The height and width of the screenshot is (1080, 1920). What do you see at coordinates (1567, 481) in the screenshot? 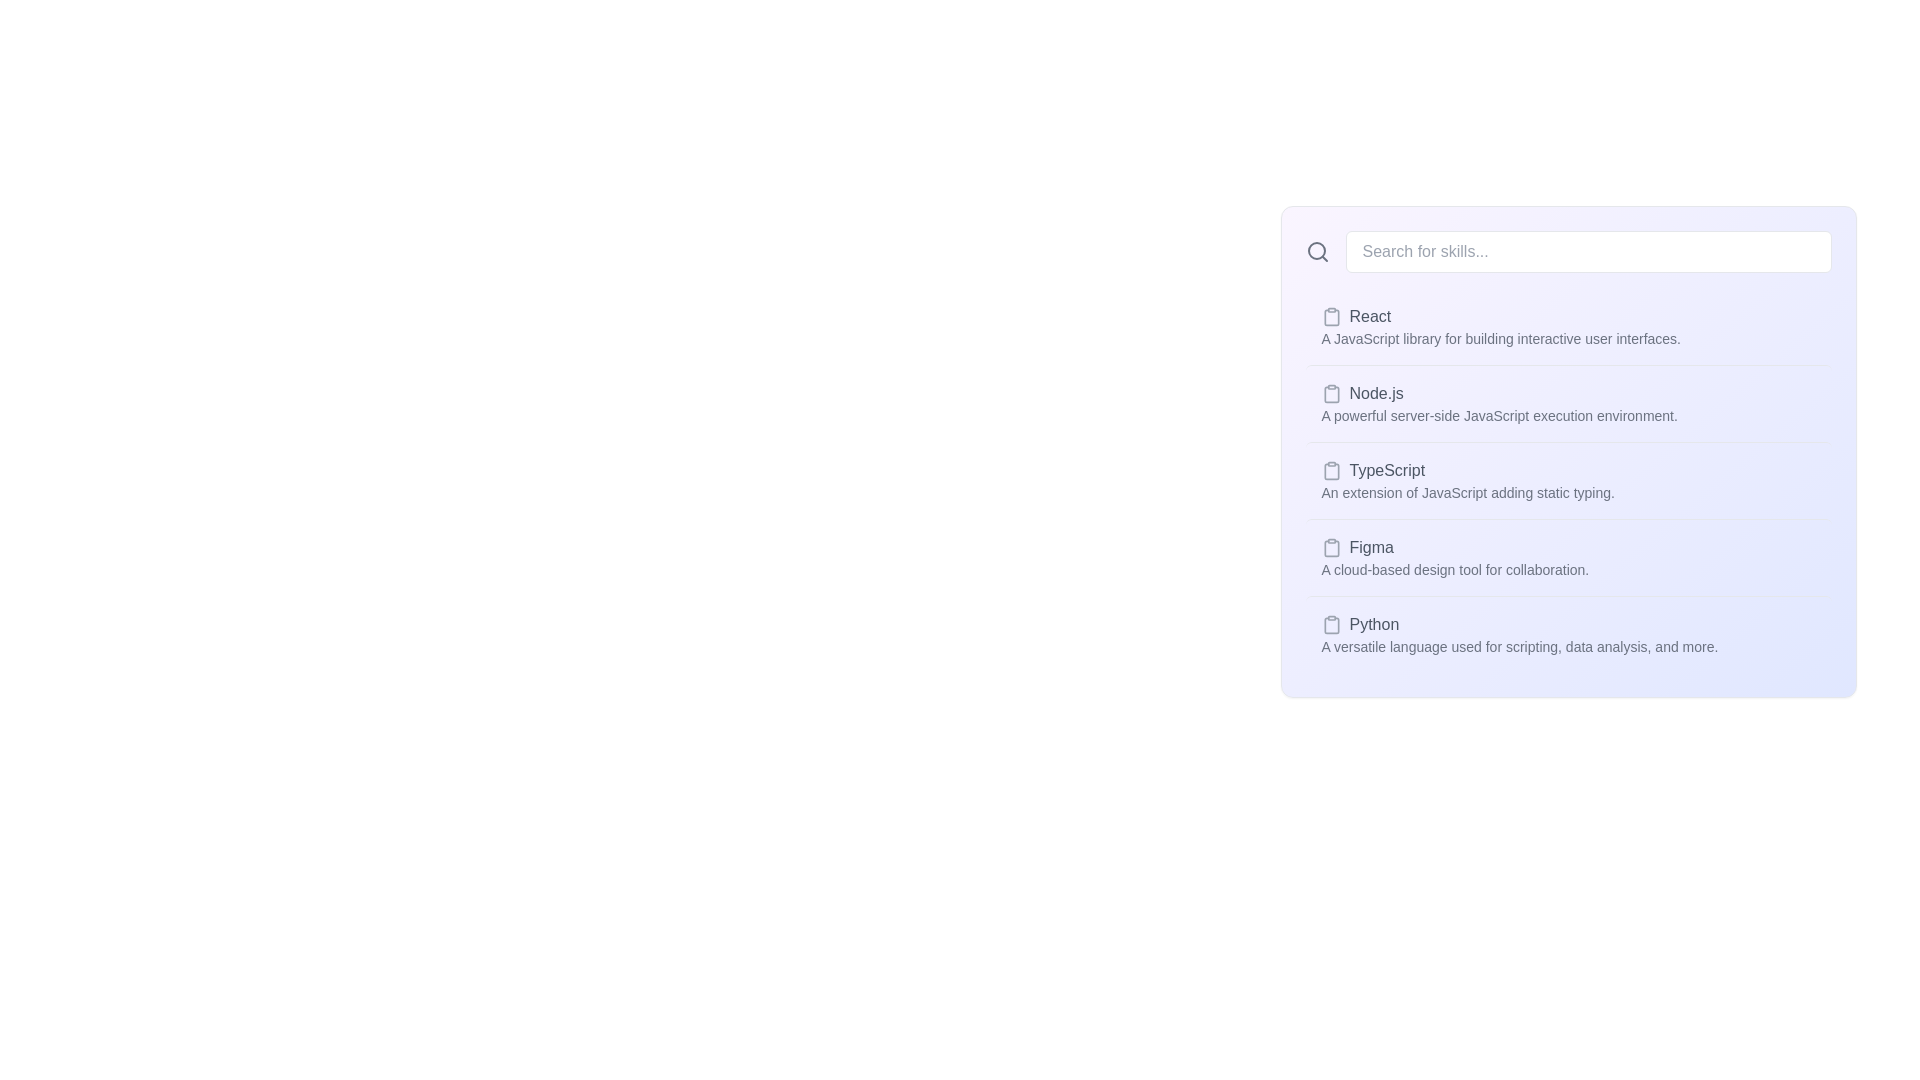
I see `the third item in the vertically stacked list that provides information about the TypeScript language` at bounding box center [1567, 481].